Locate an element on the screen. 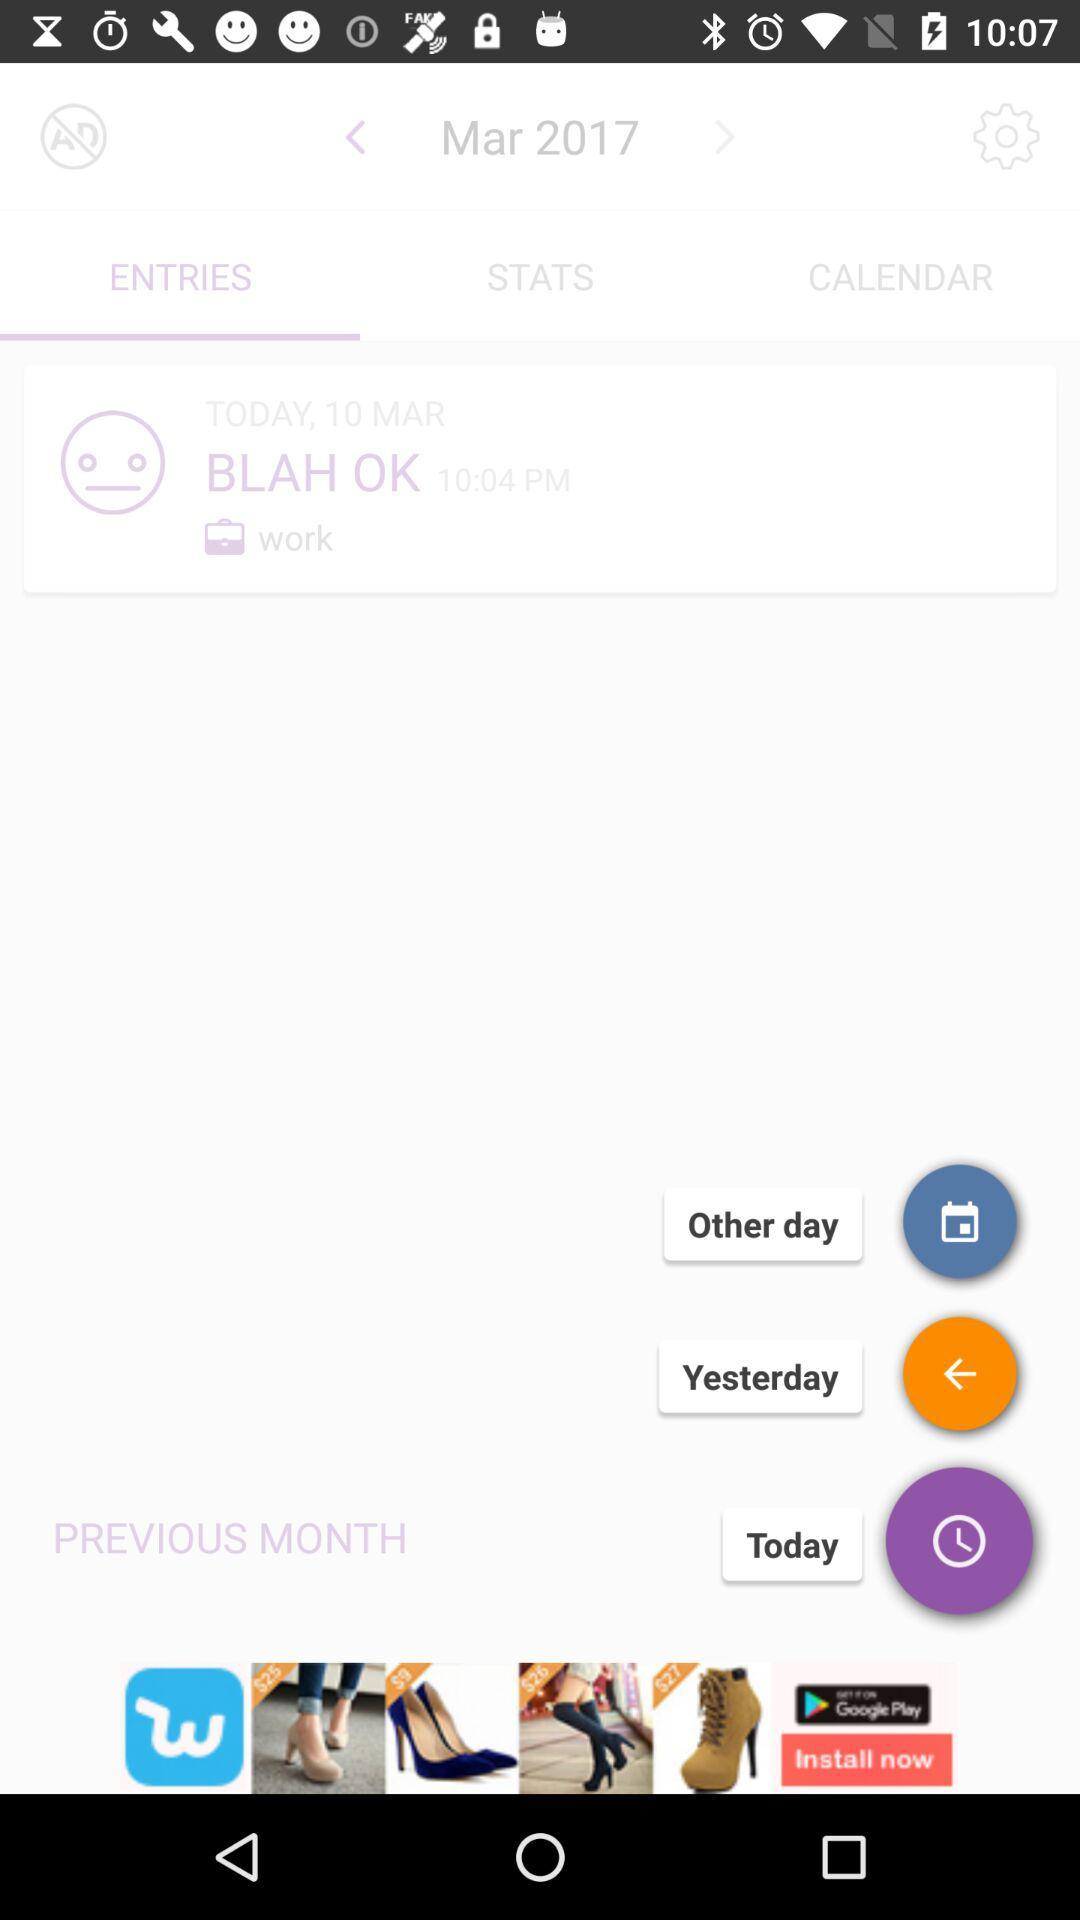 Image resolution: width=1080 pixels, height=1920 pixels. turn off advertisements is located at coordinates (72, 135).